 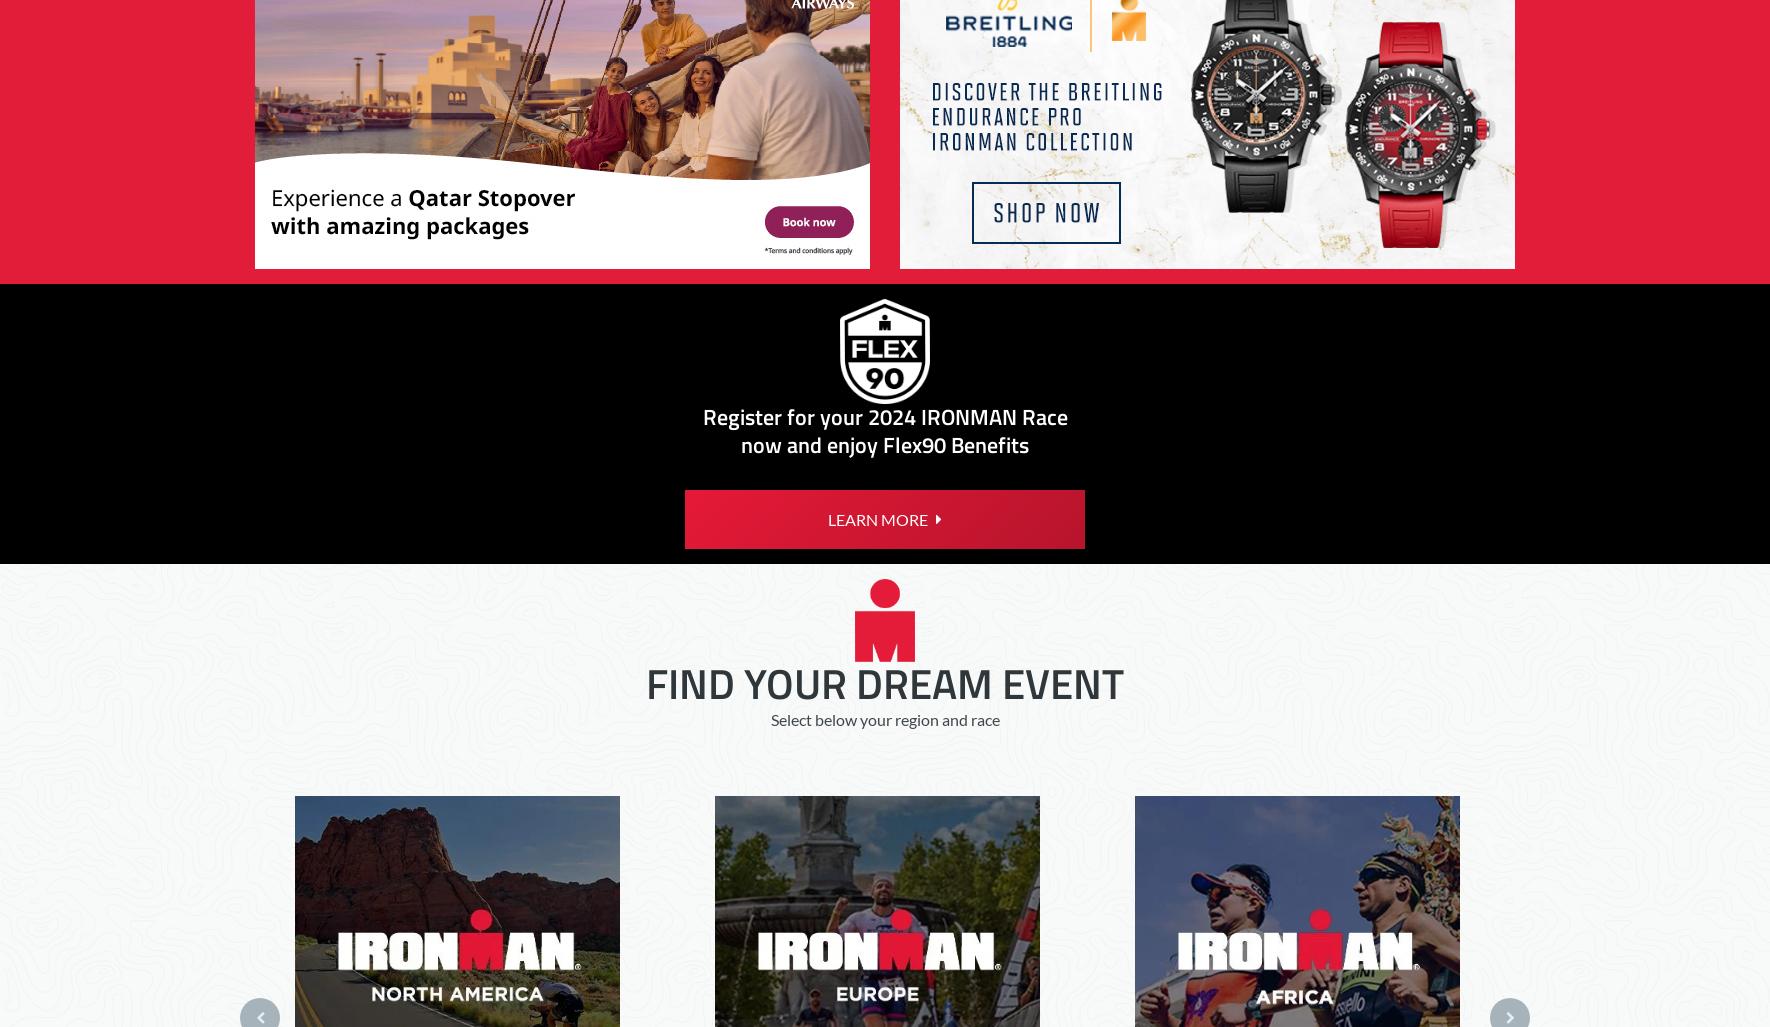 I want to click on '©2023 SportsEngine, Inc.', so click(x=1049, y=181).